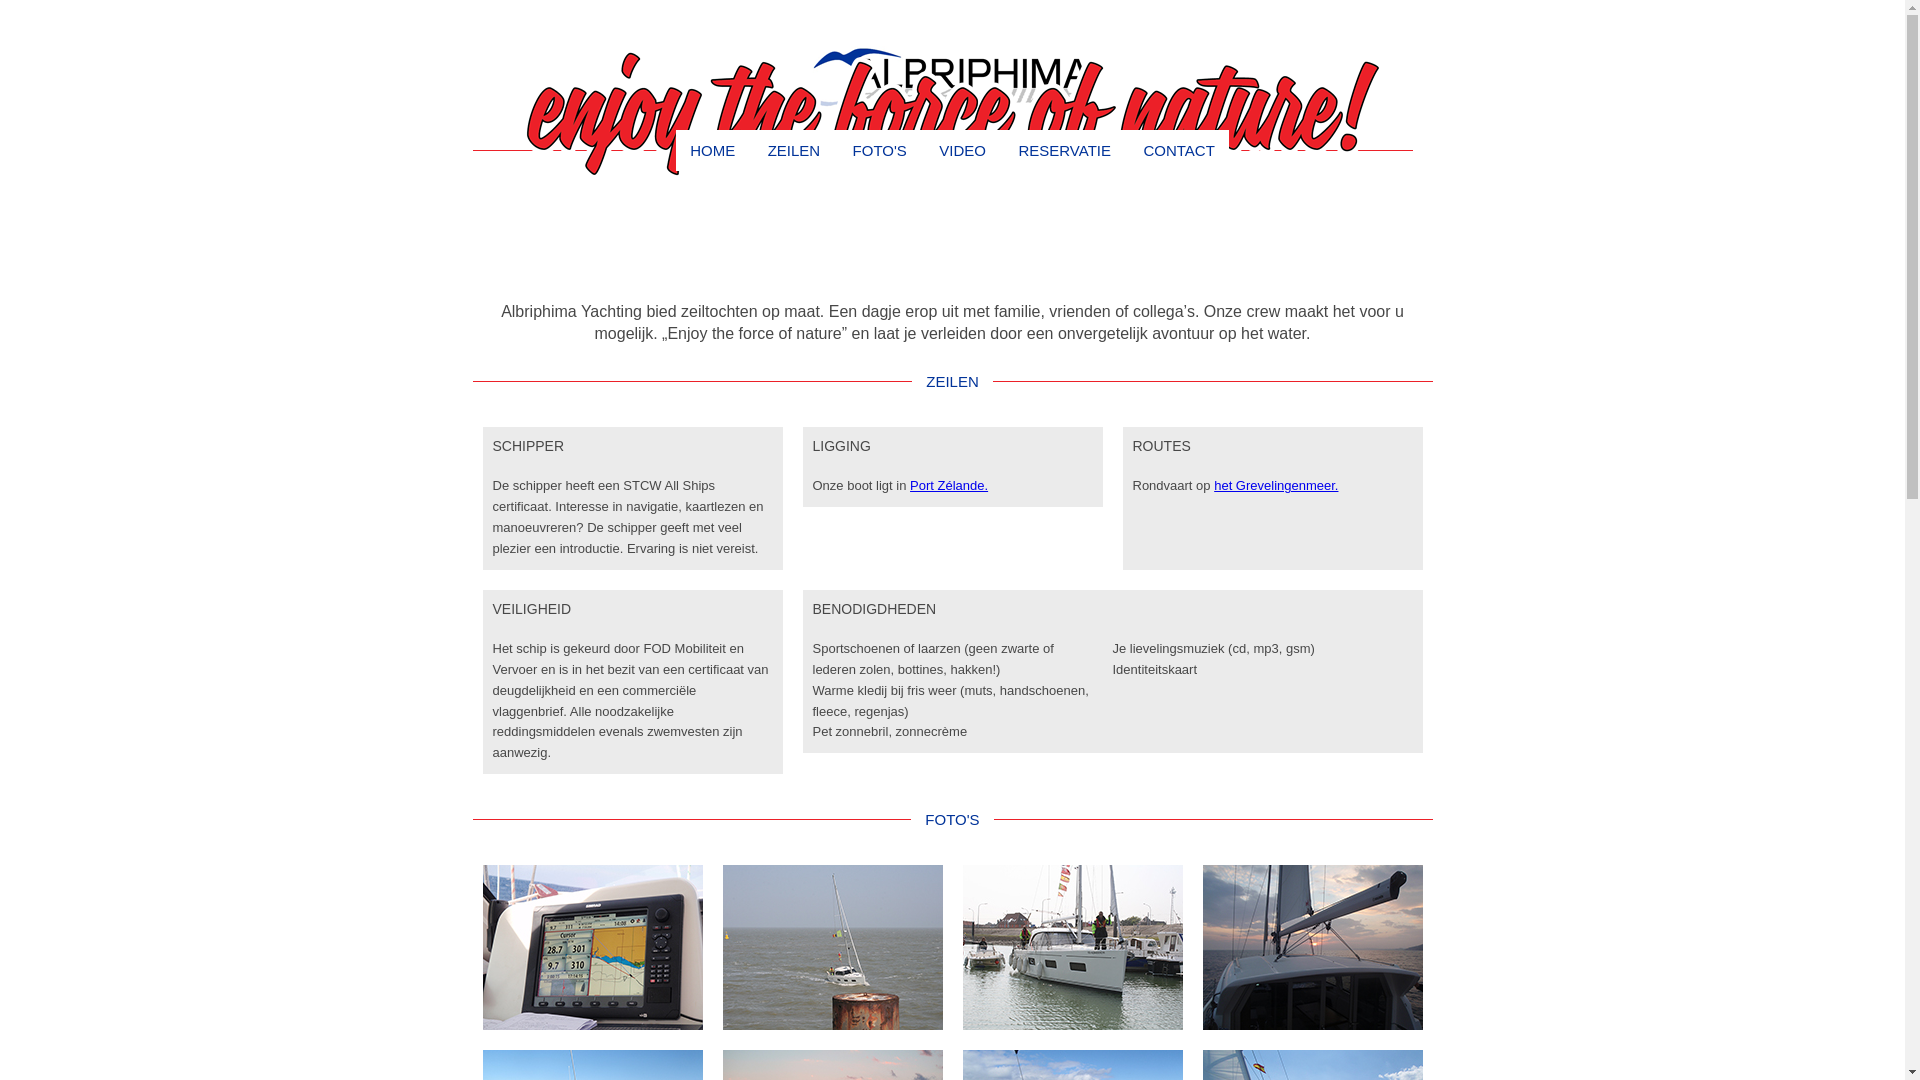 This screenshot has height=1080, width=1920. I want to click on 'RESERVATIE', so click(1063, 149).